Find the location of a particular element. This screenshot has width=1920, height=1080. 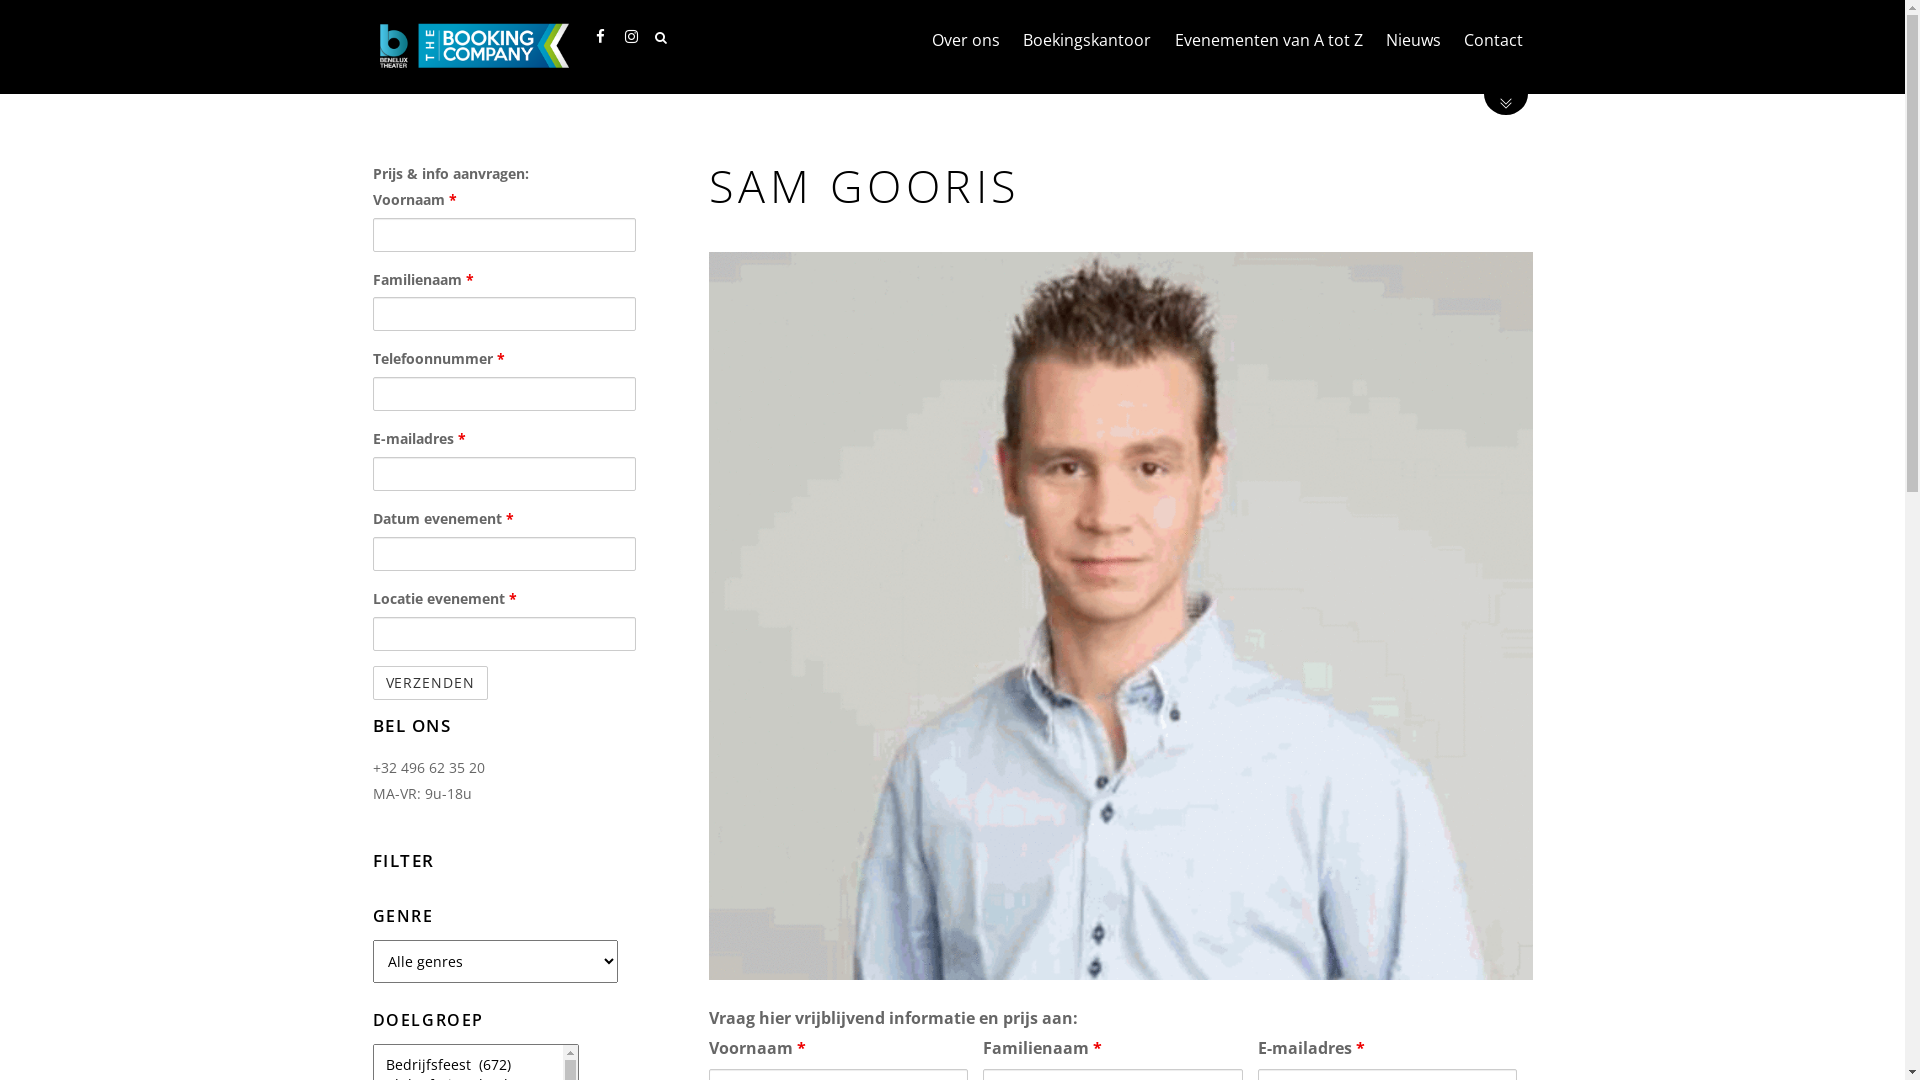

'Boekingskantoor' is located at coordinates (1086, 40).